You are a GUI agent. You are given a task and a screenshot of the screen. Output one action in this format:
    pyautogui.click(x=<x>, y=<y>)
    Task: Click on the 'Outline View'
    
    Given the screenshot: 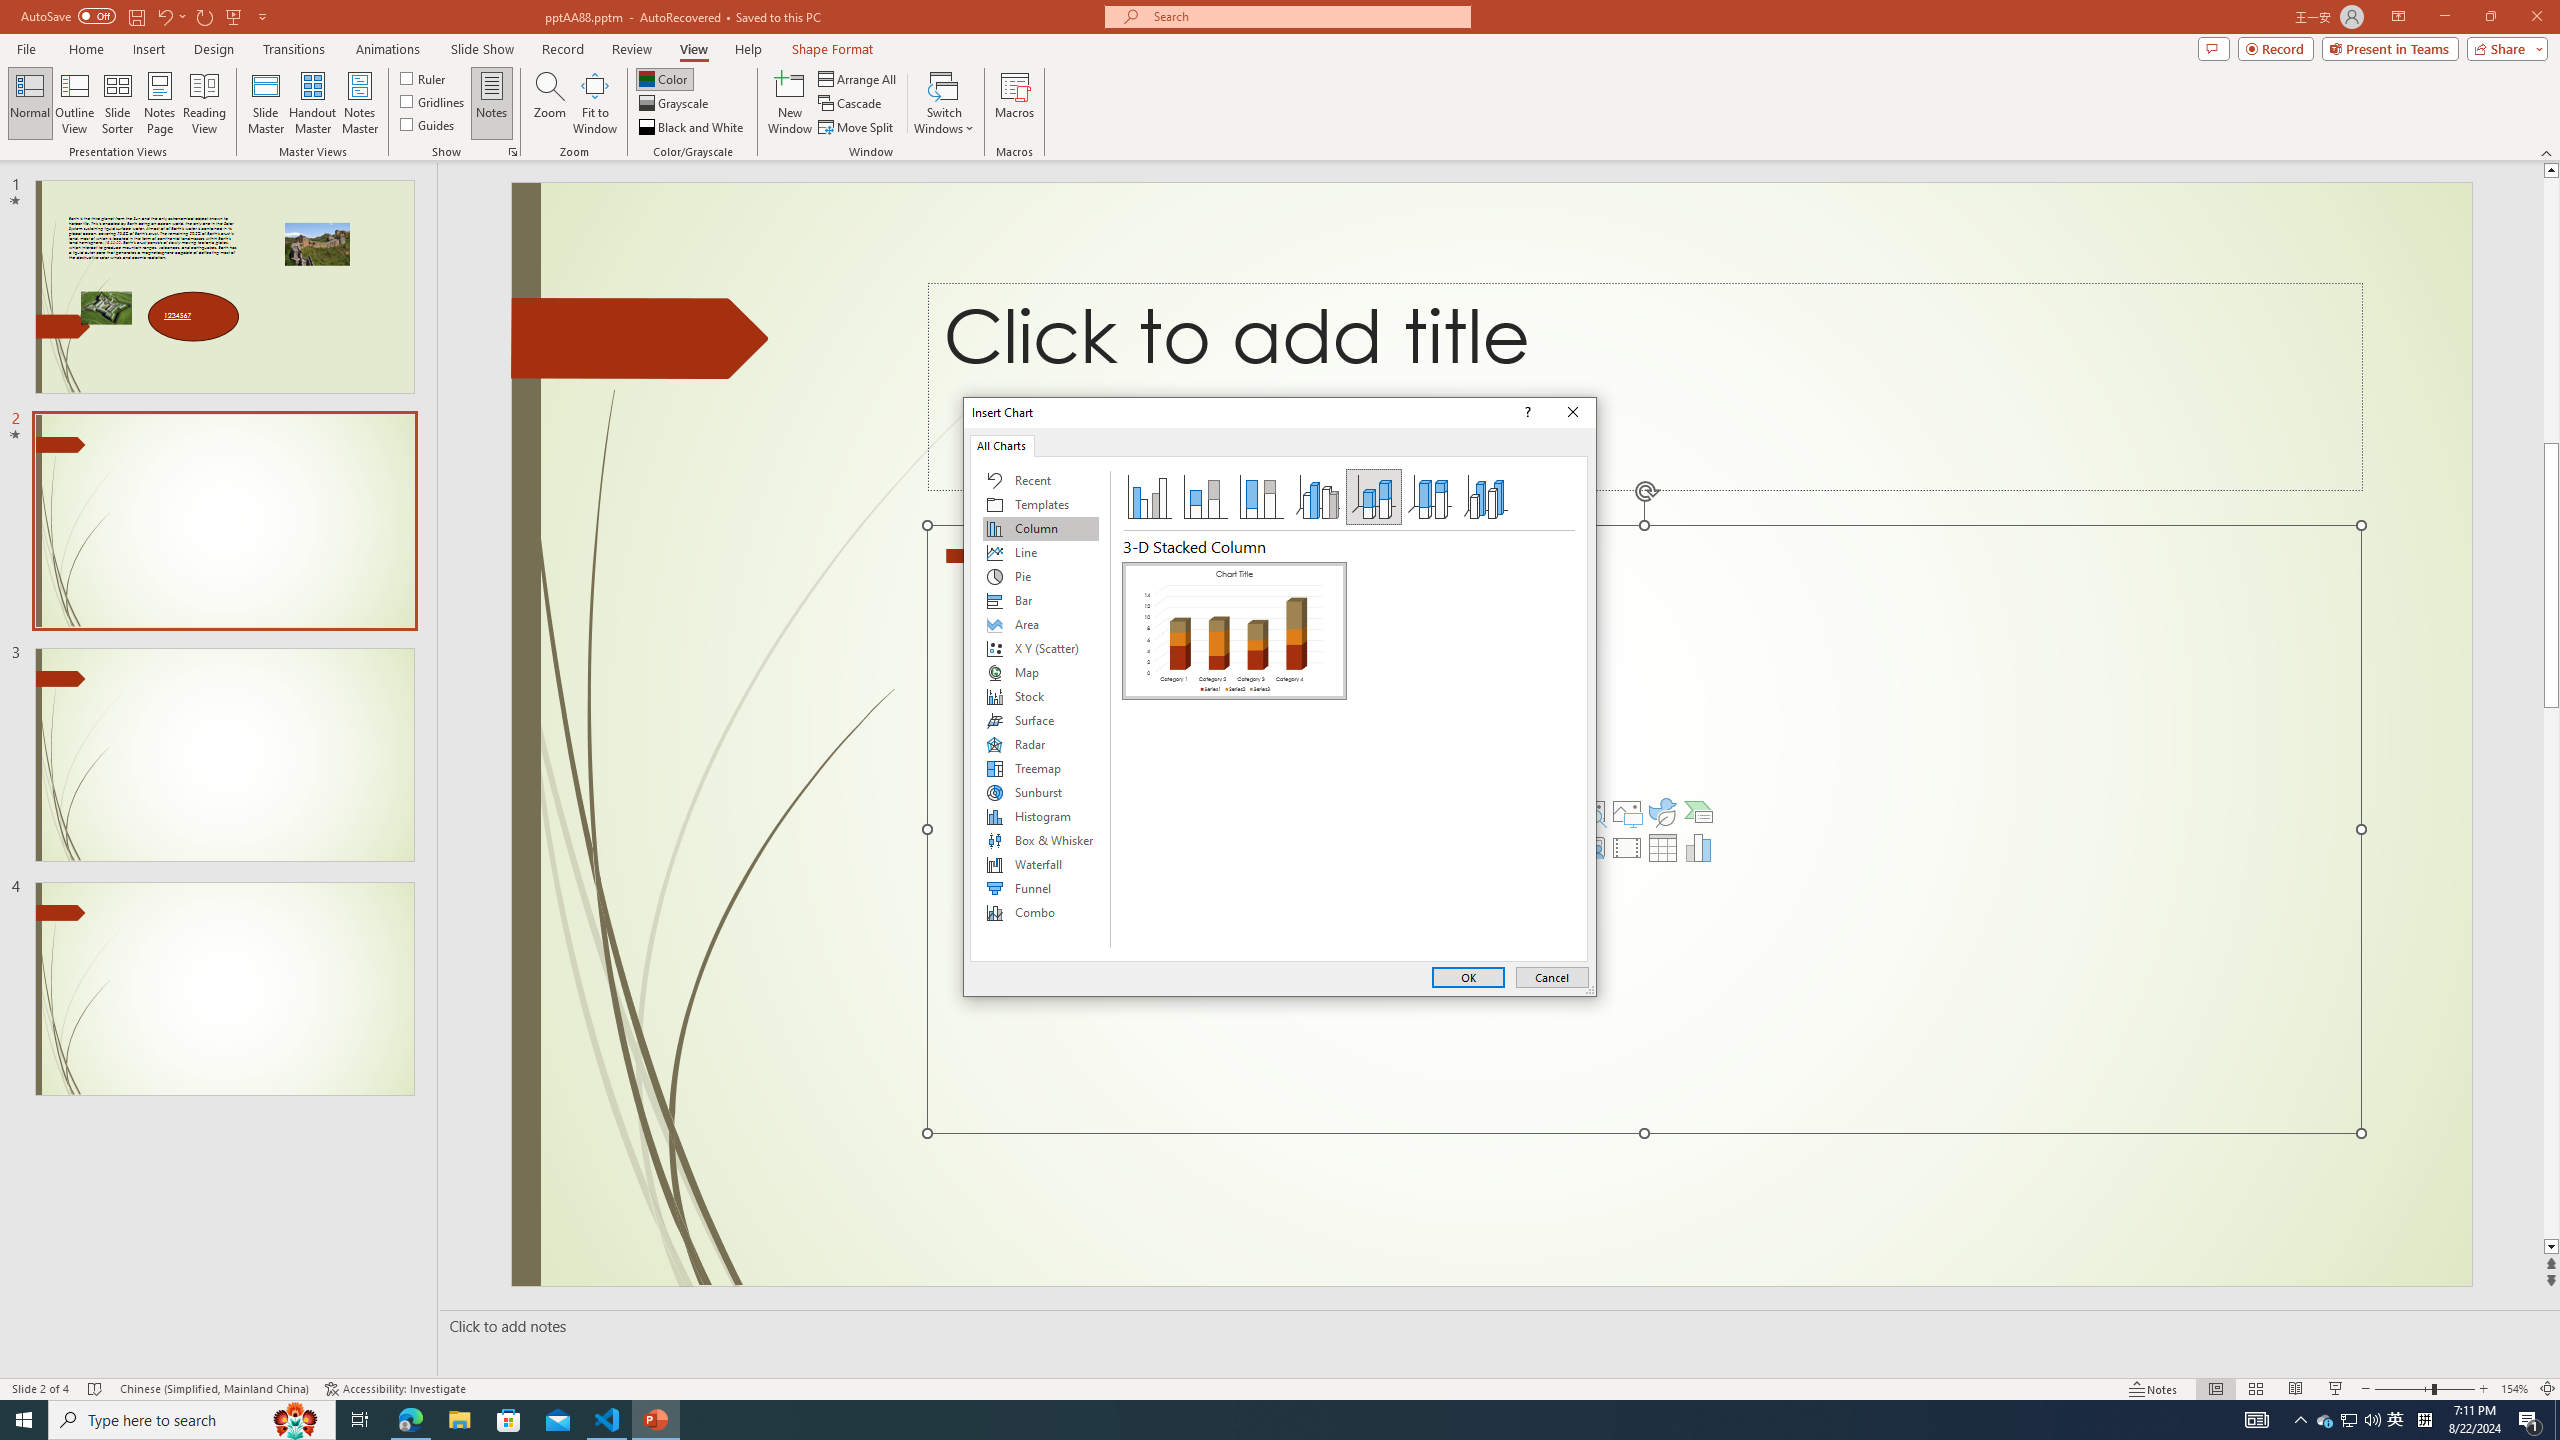 What is the action you would take?
    pyautogui.click(x=74, y=103)
    